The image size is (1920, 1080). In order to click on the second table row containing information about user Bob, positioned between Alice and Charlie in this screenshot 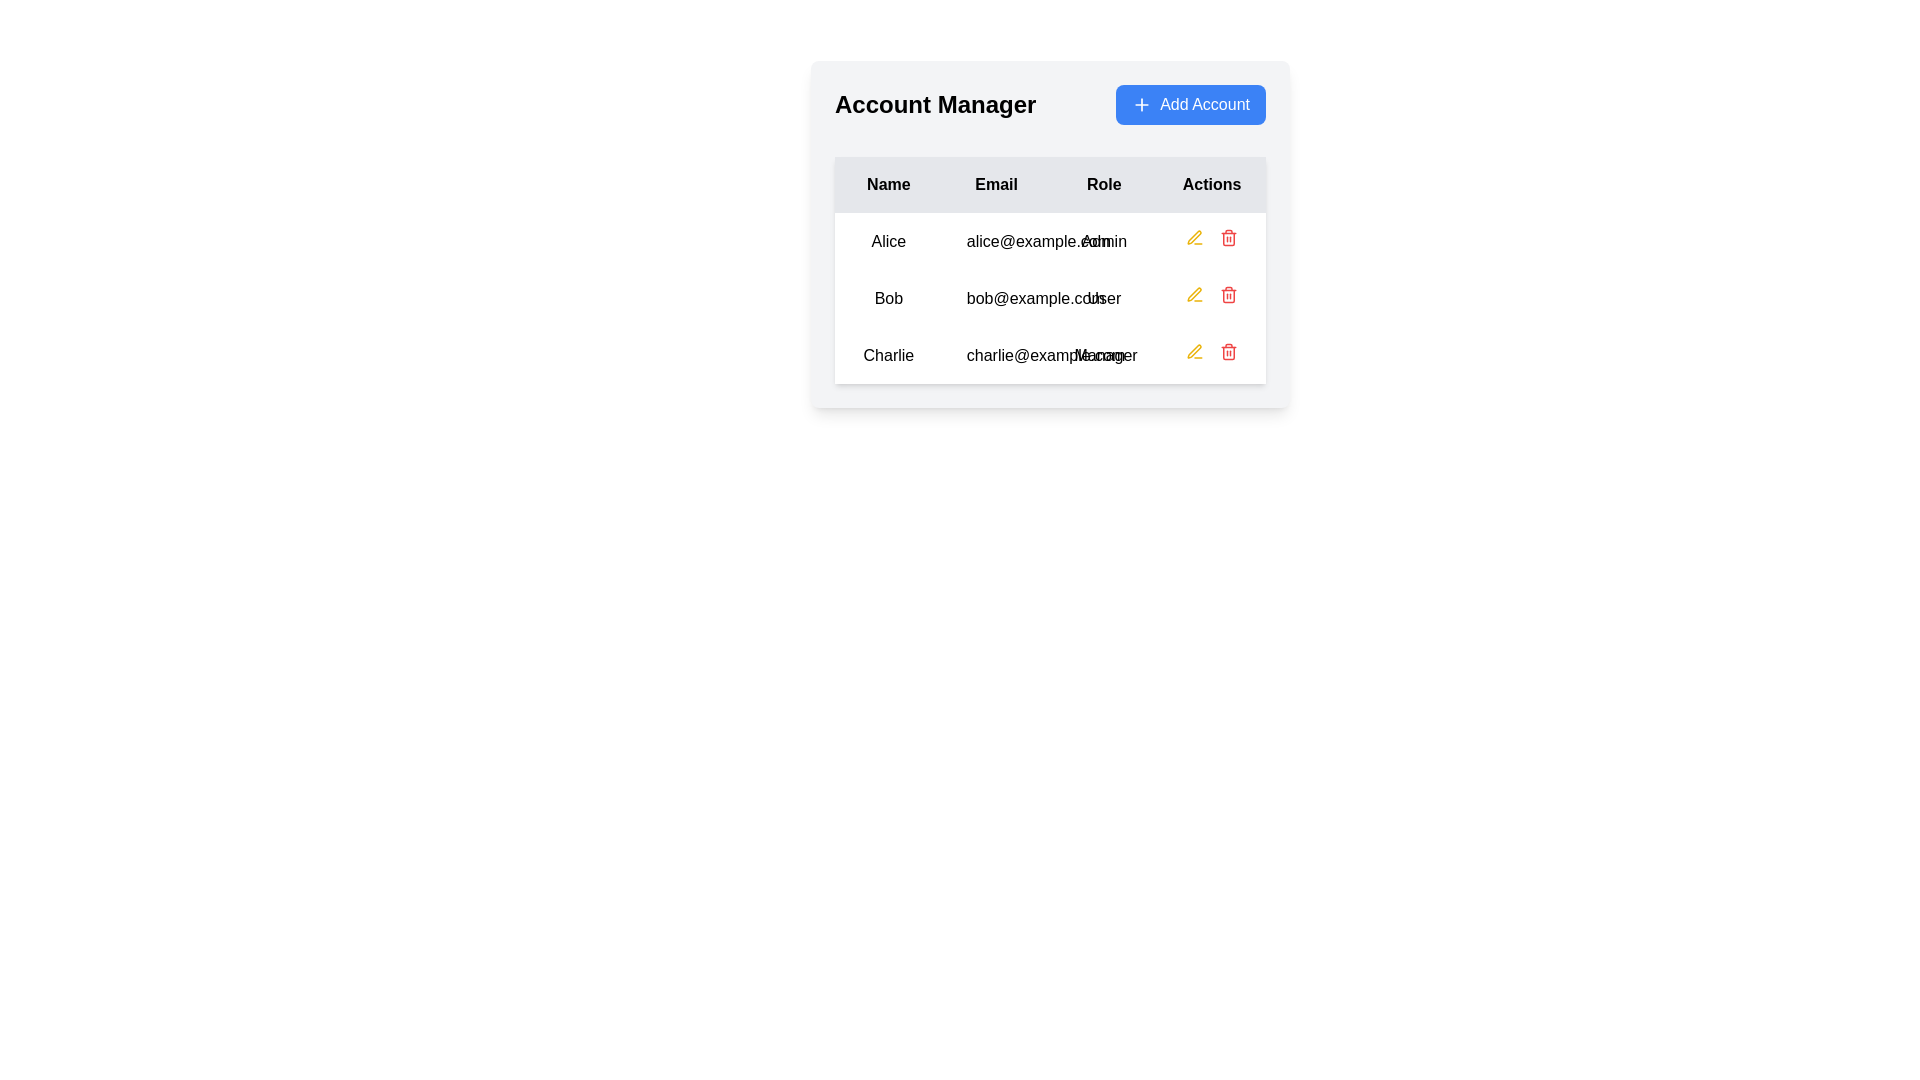, I will do `click(1049, 298)`.